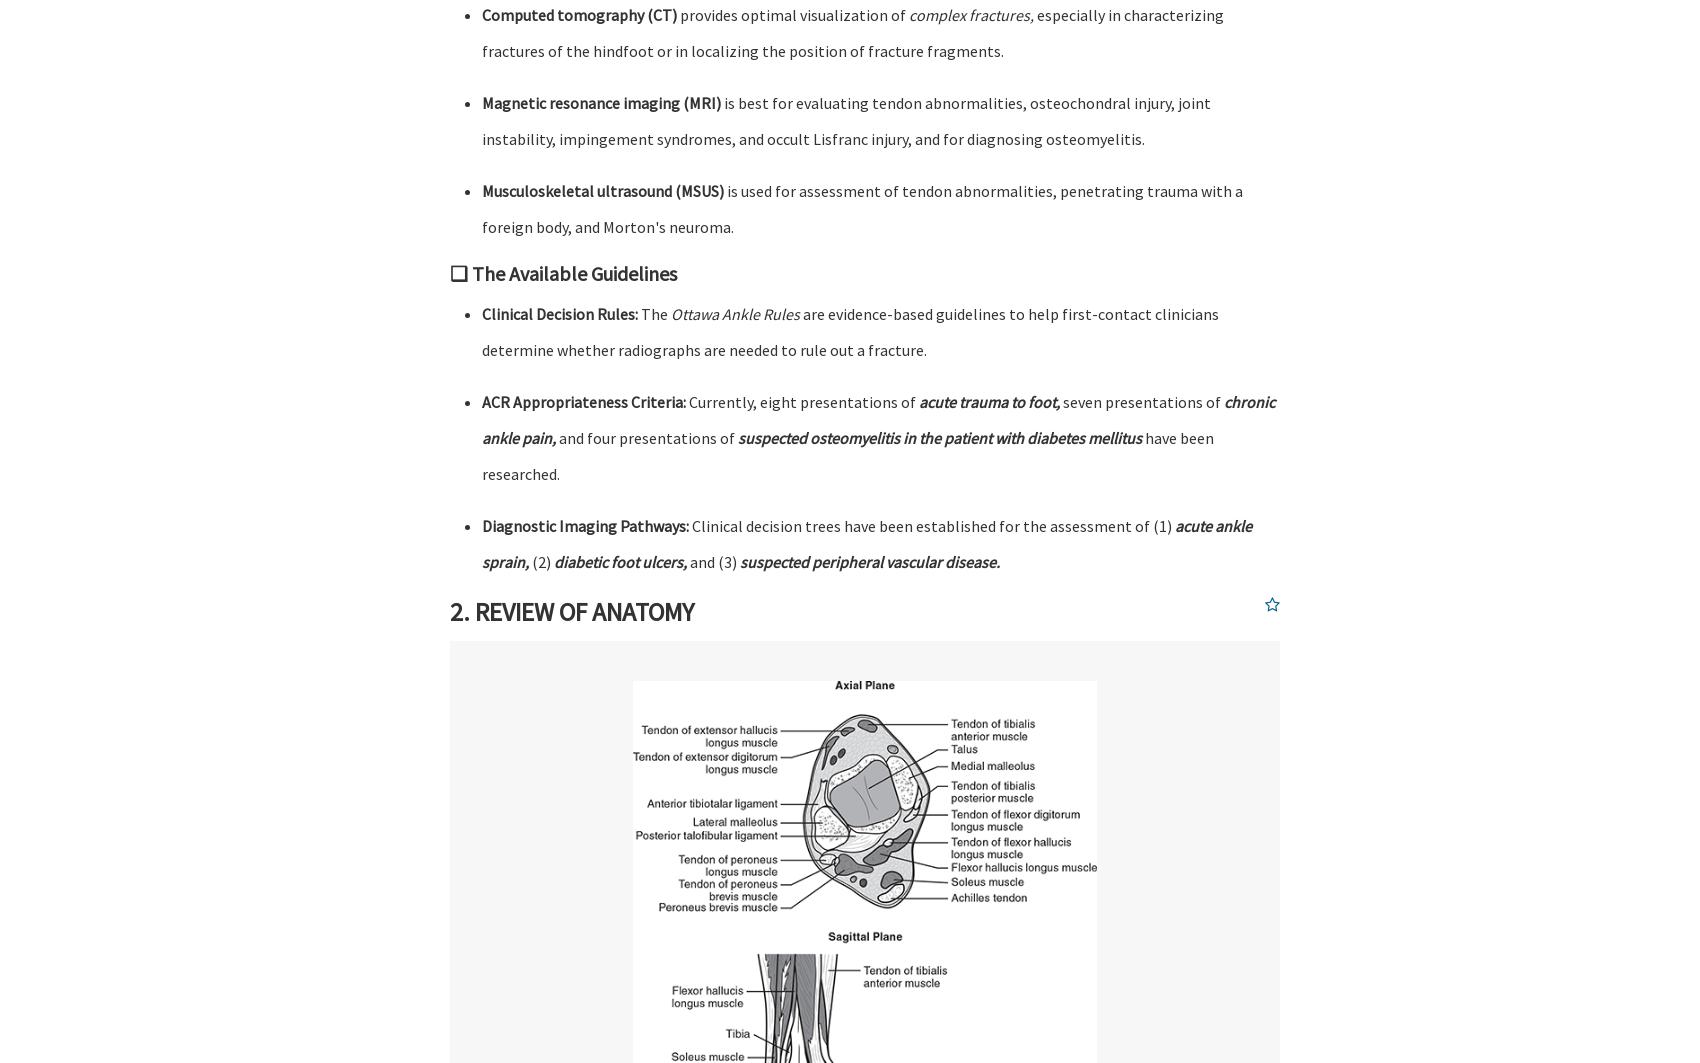 Image resolution: width=1700 pixels, height=1063 pixels. What do you see at coordinates (481, 456) in the screenshot?
I see `'have been researched.'` at bounding box center [481, 456].